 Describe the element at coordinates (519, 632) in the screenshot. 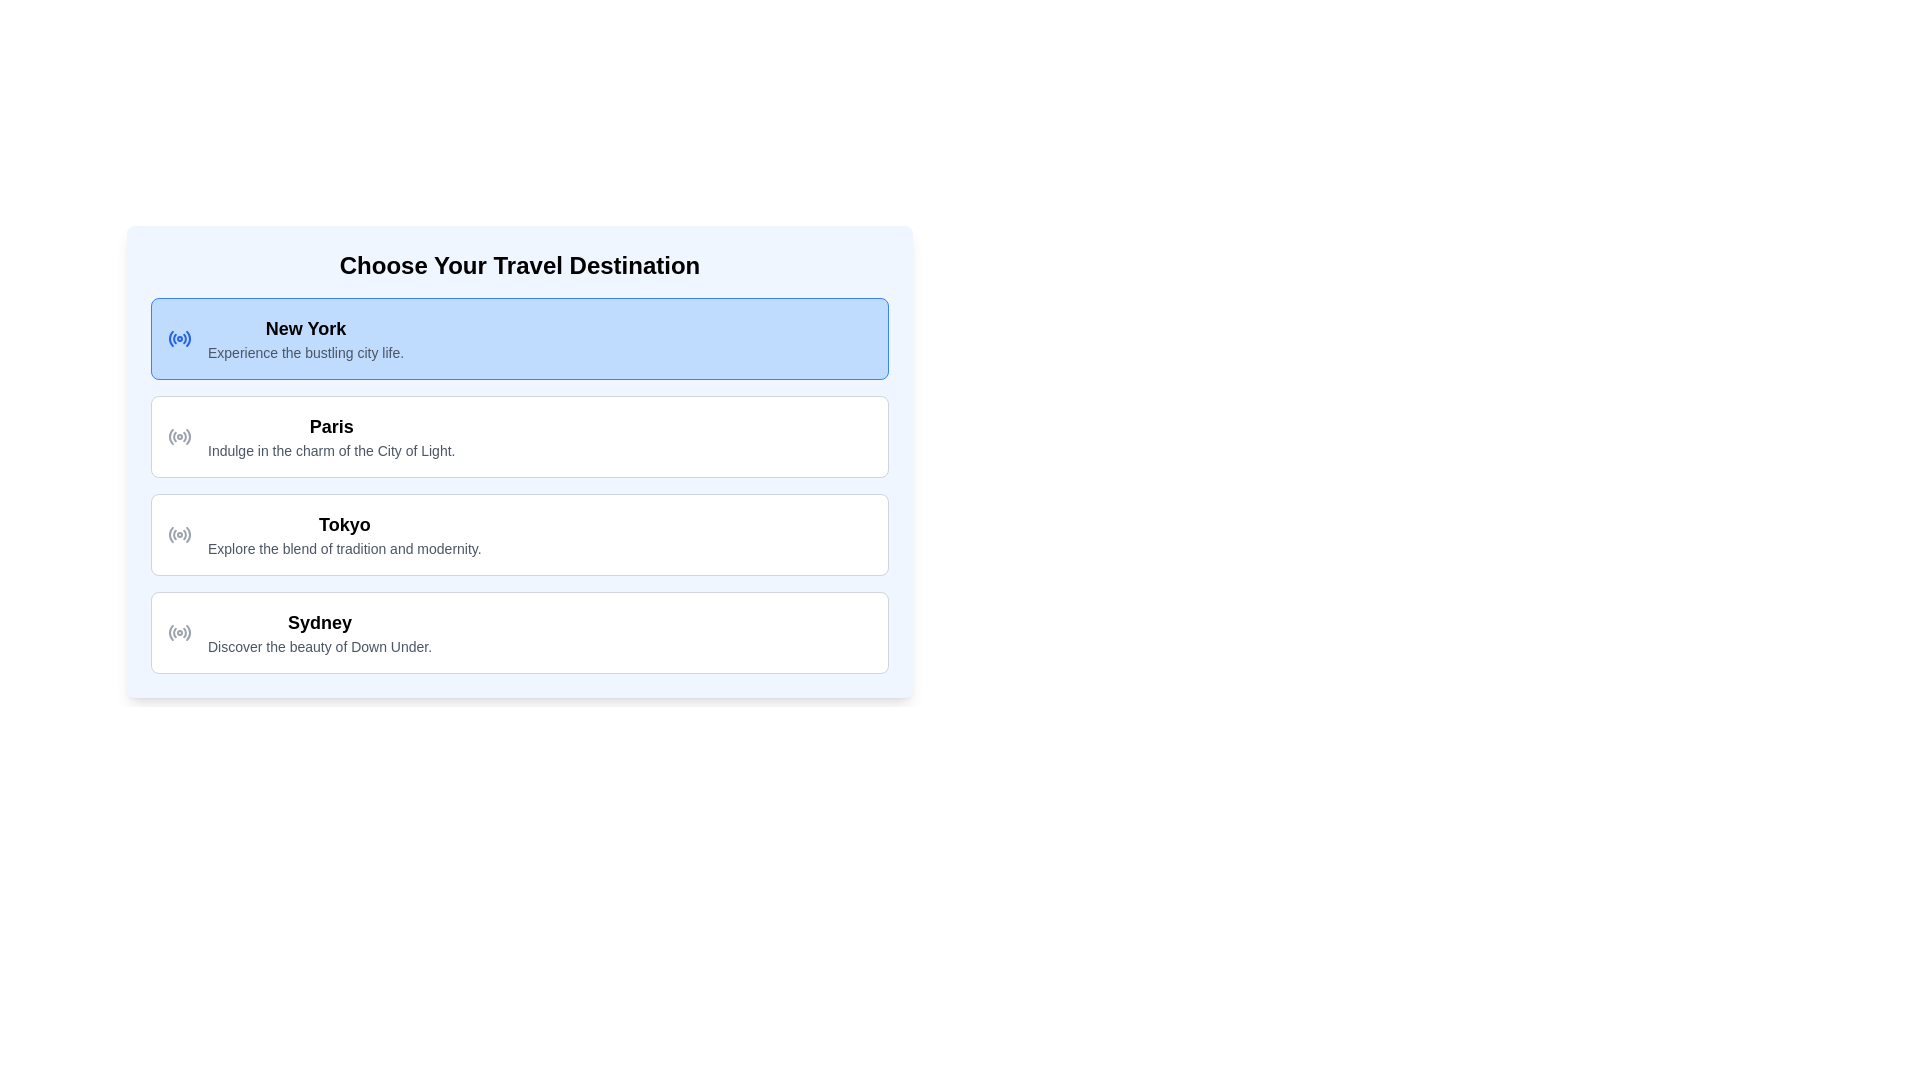

I see `the card labeled 'Sydney'` at that location.